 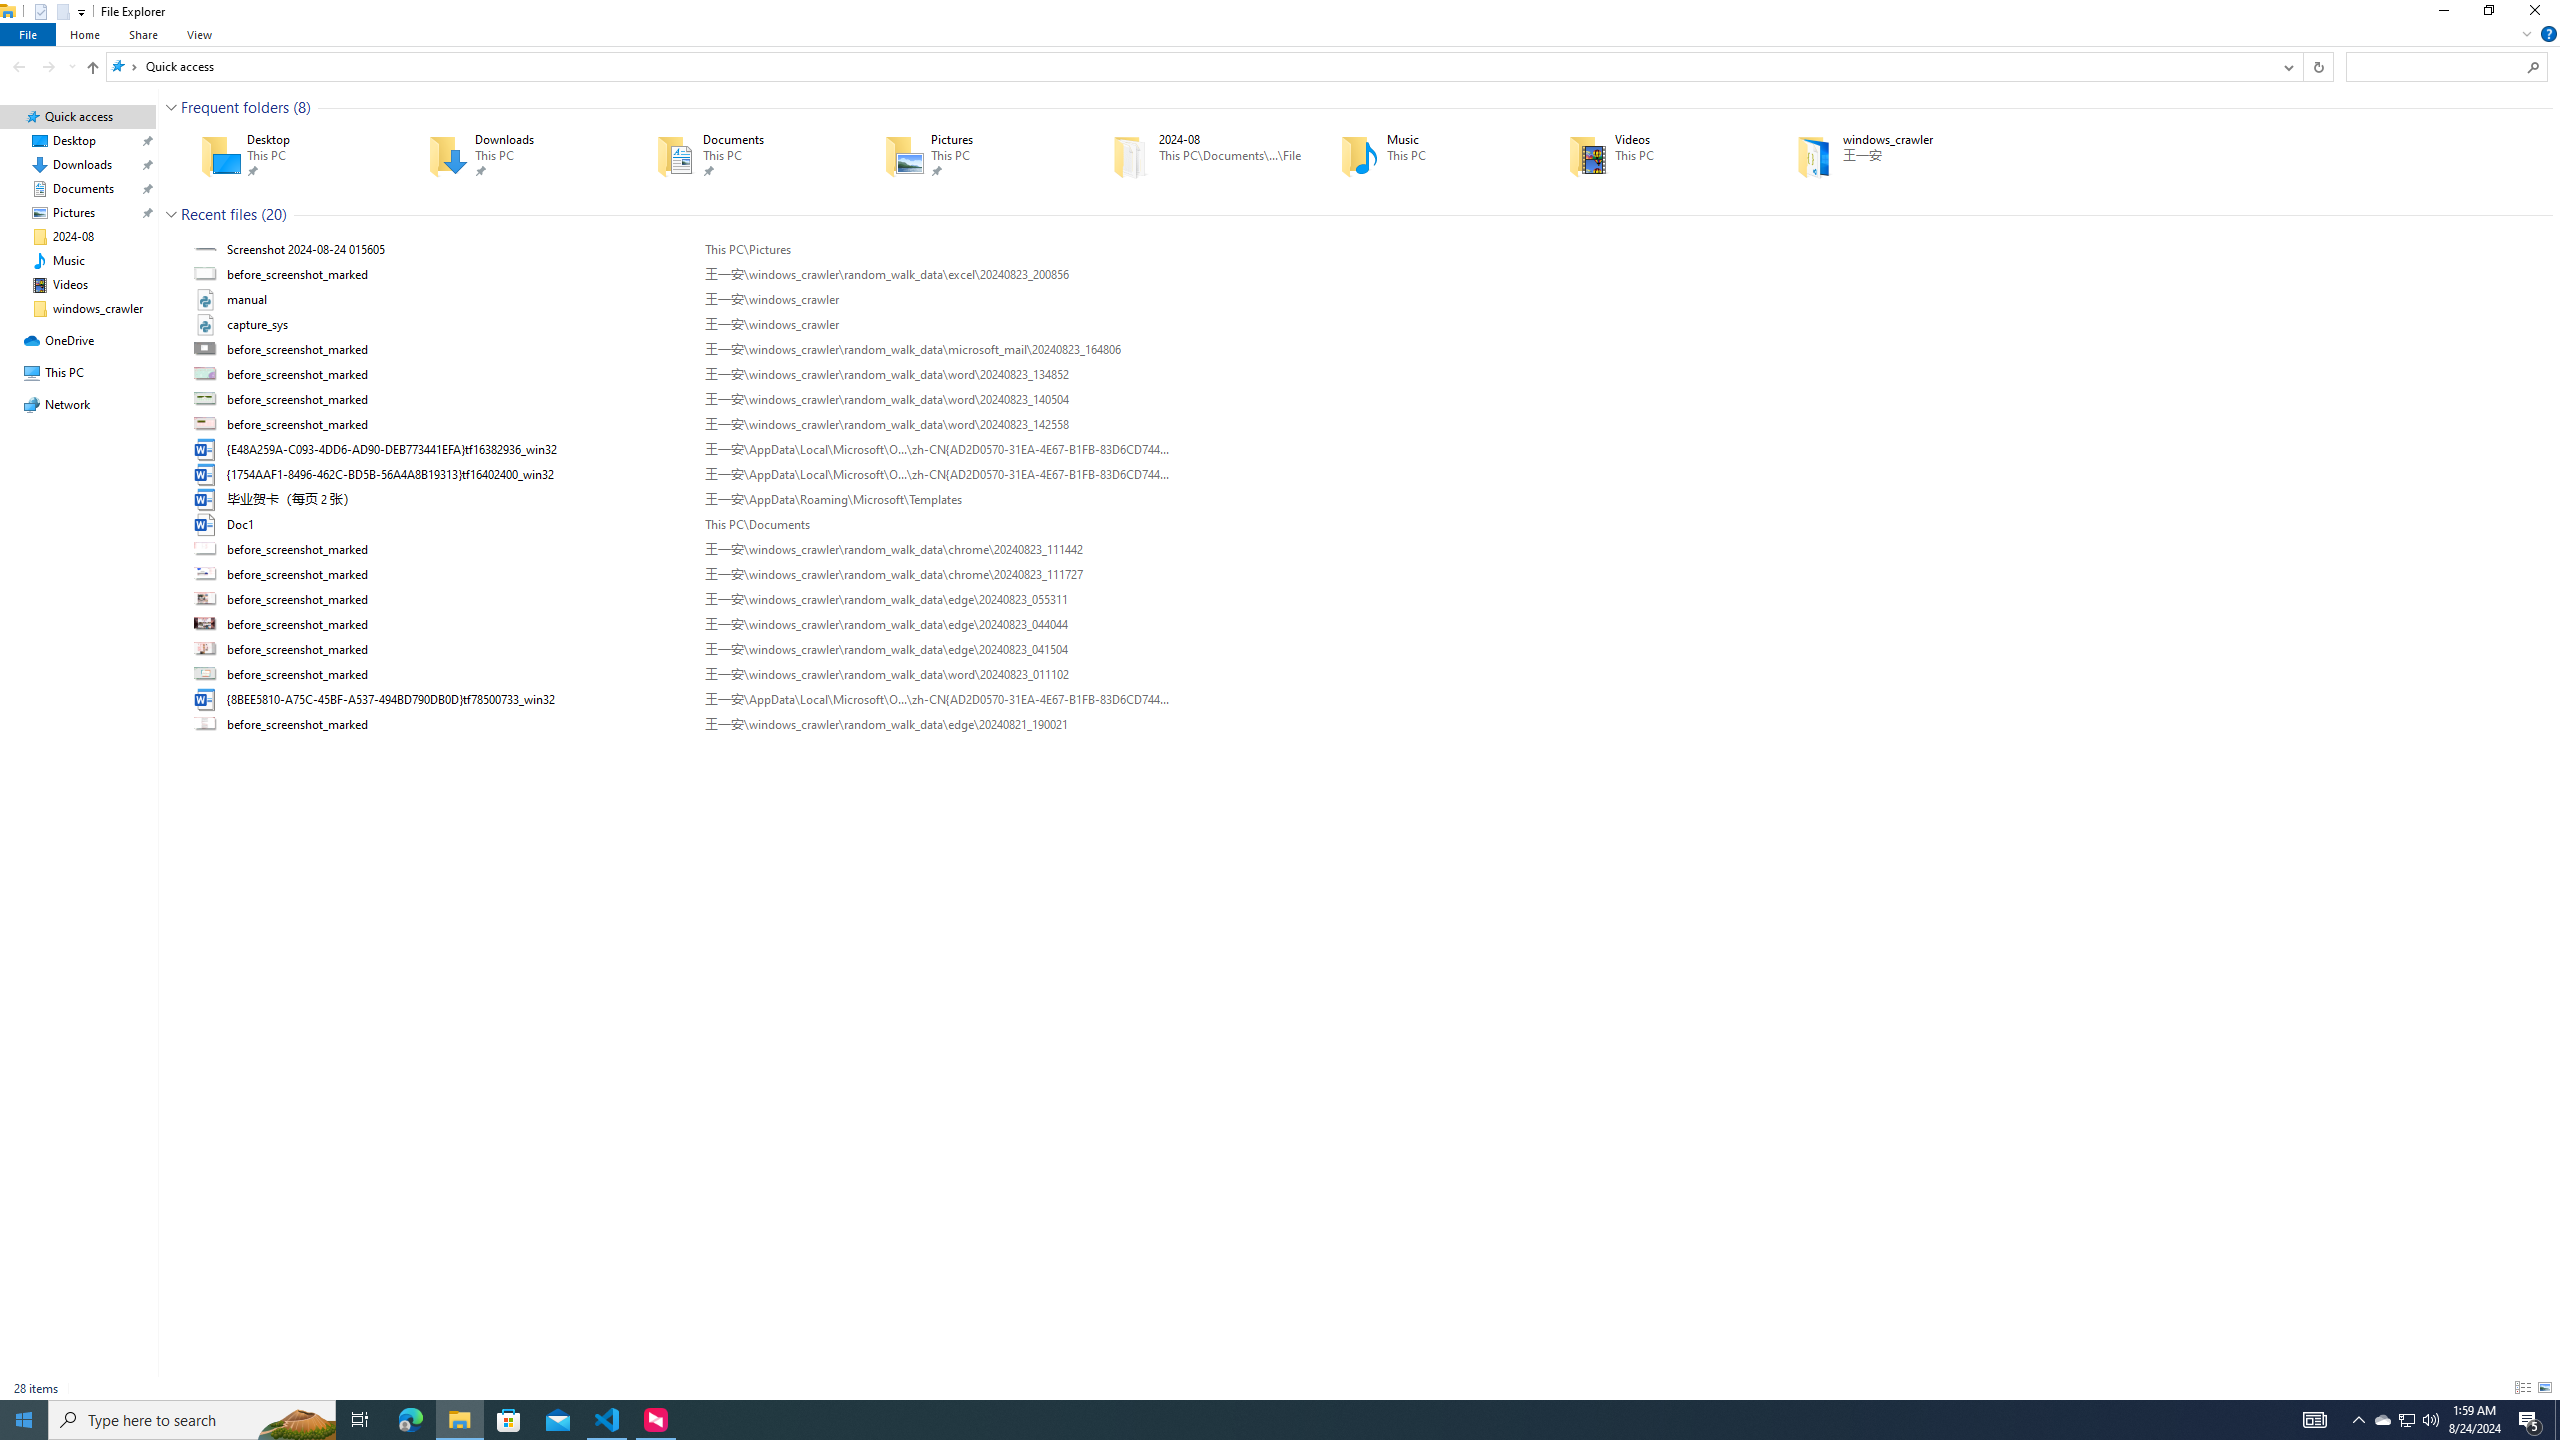 I want to click on 'Forward (Alt + Right Arrow)', so click(x=48, y=65).